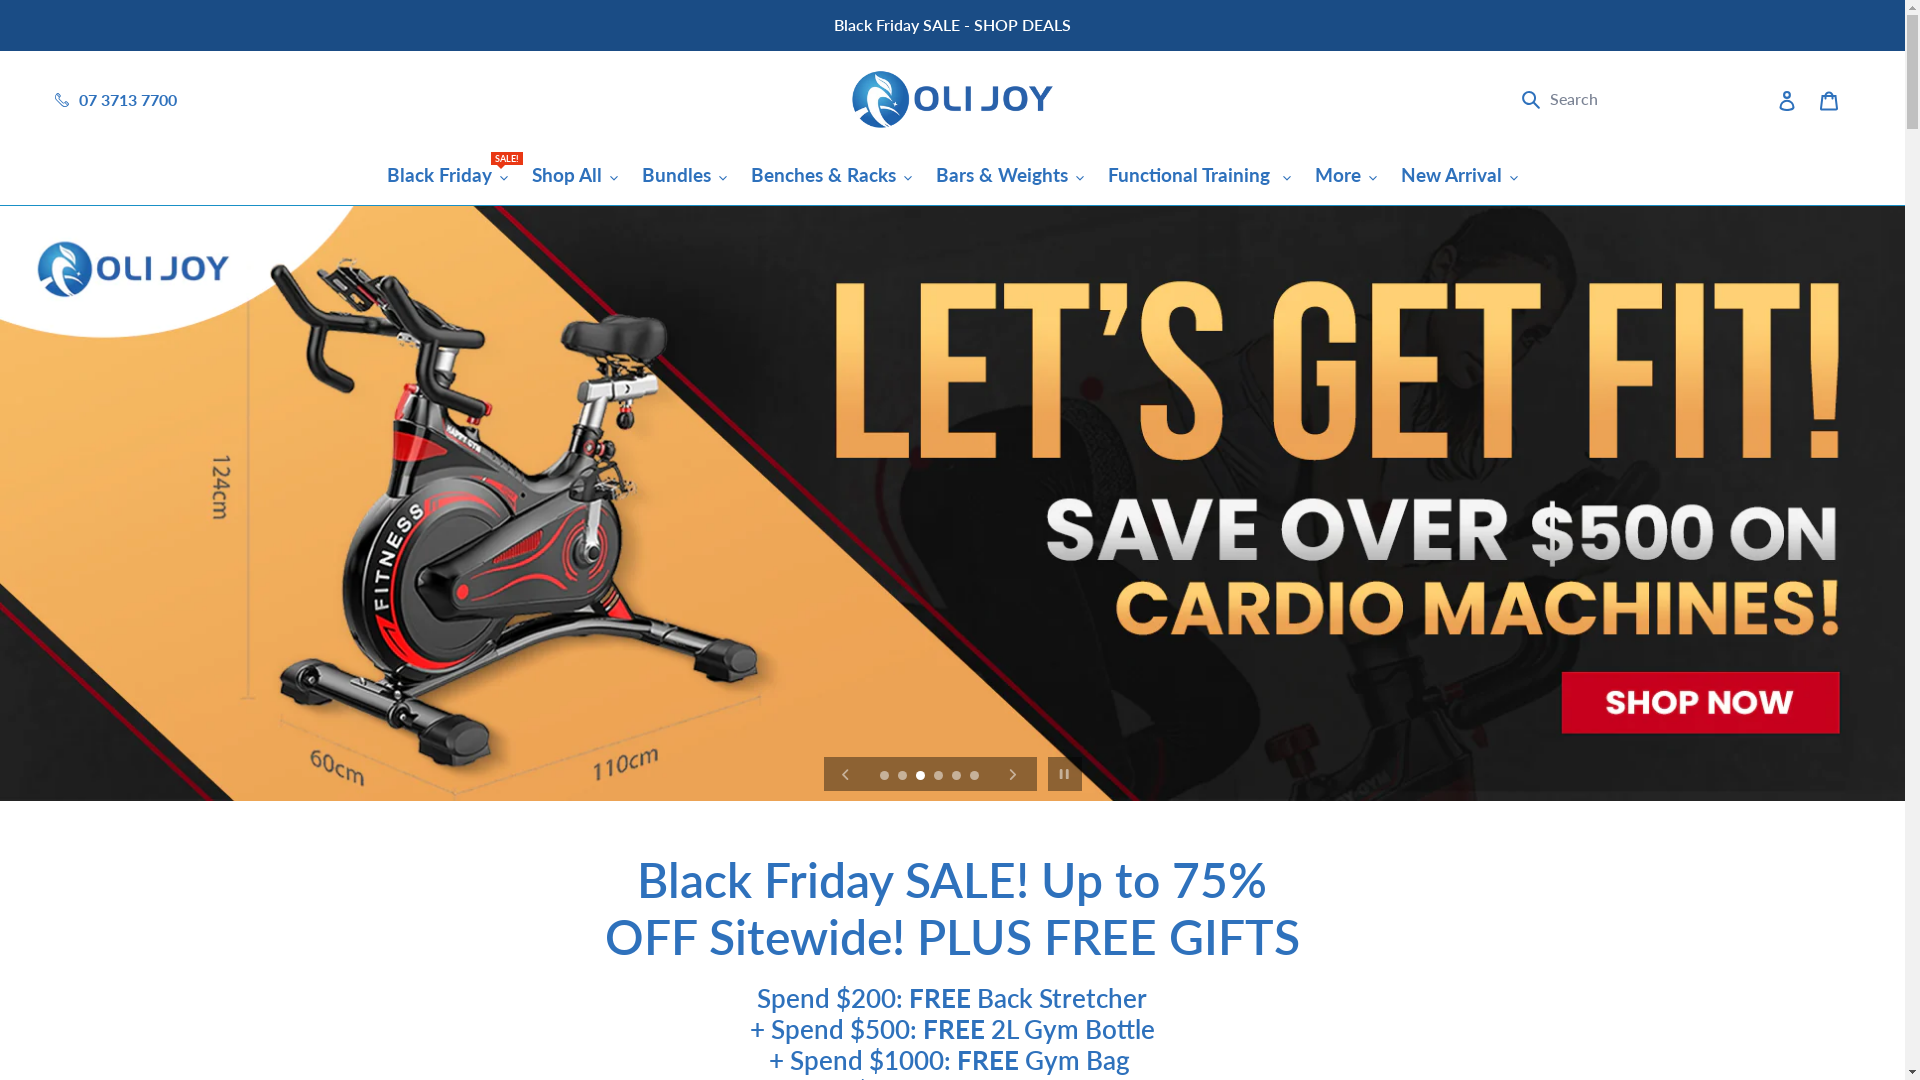  What do you see at coordinates (1766, 99) in the screenshot?
I see `'Log in'` at bounding box center [1766, 99].